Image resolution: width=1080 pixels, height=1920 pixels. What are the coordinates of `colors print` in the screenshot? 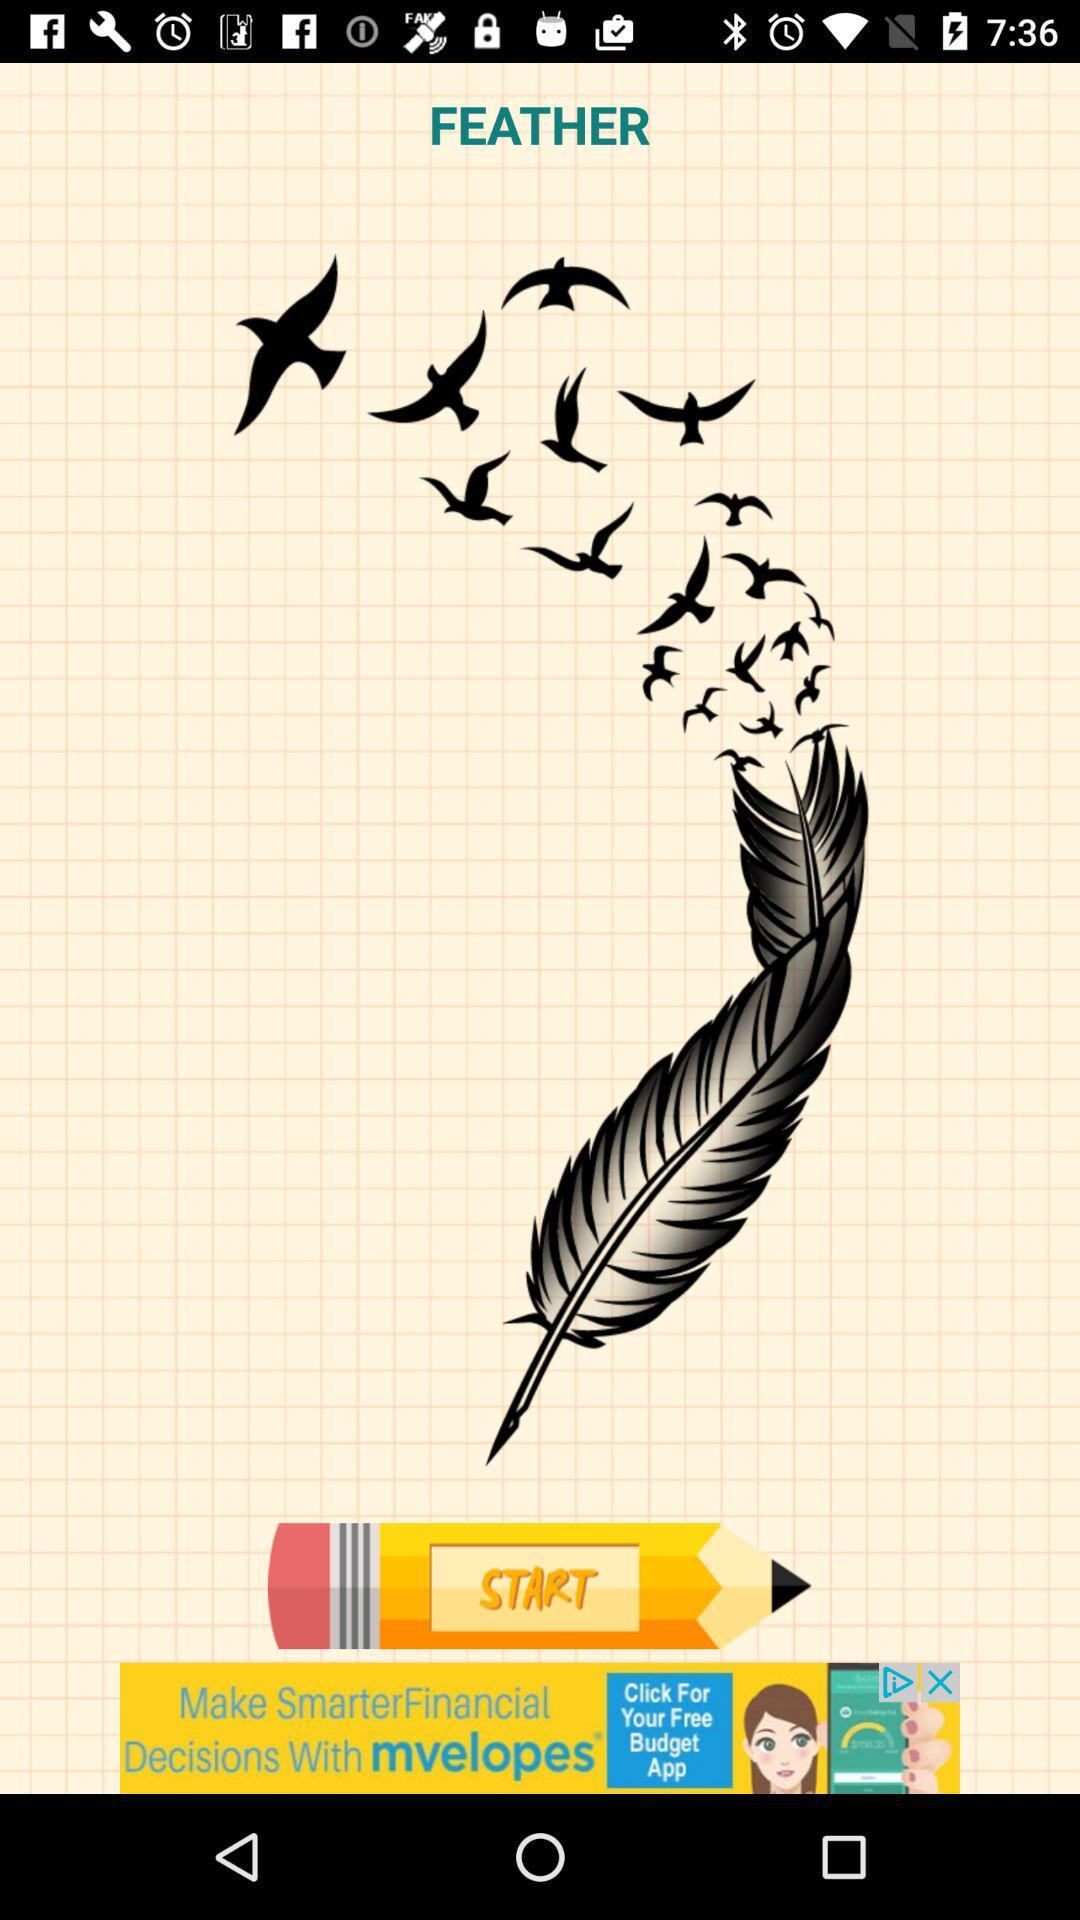 It's located at (538, 1585).